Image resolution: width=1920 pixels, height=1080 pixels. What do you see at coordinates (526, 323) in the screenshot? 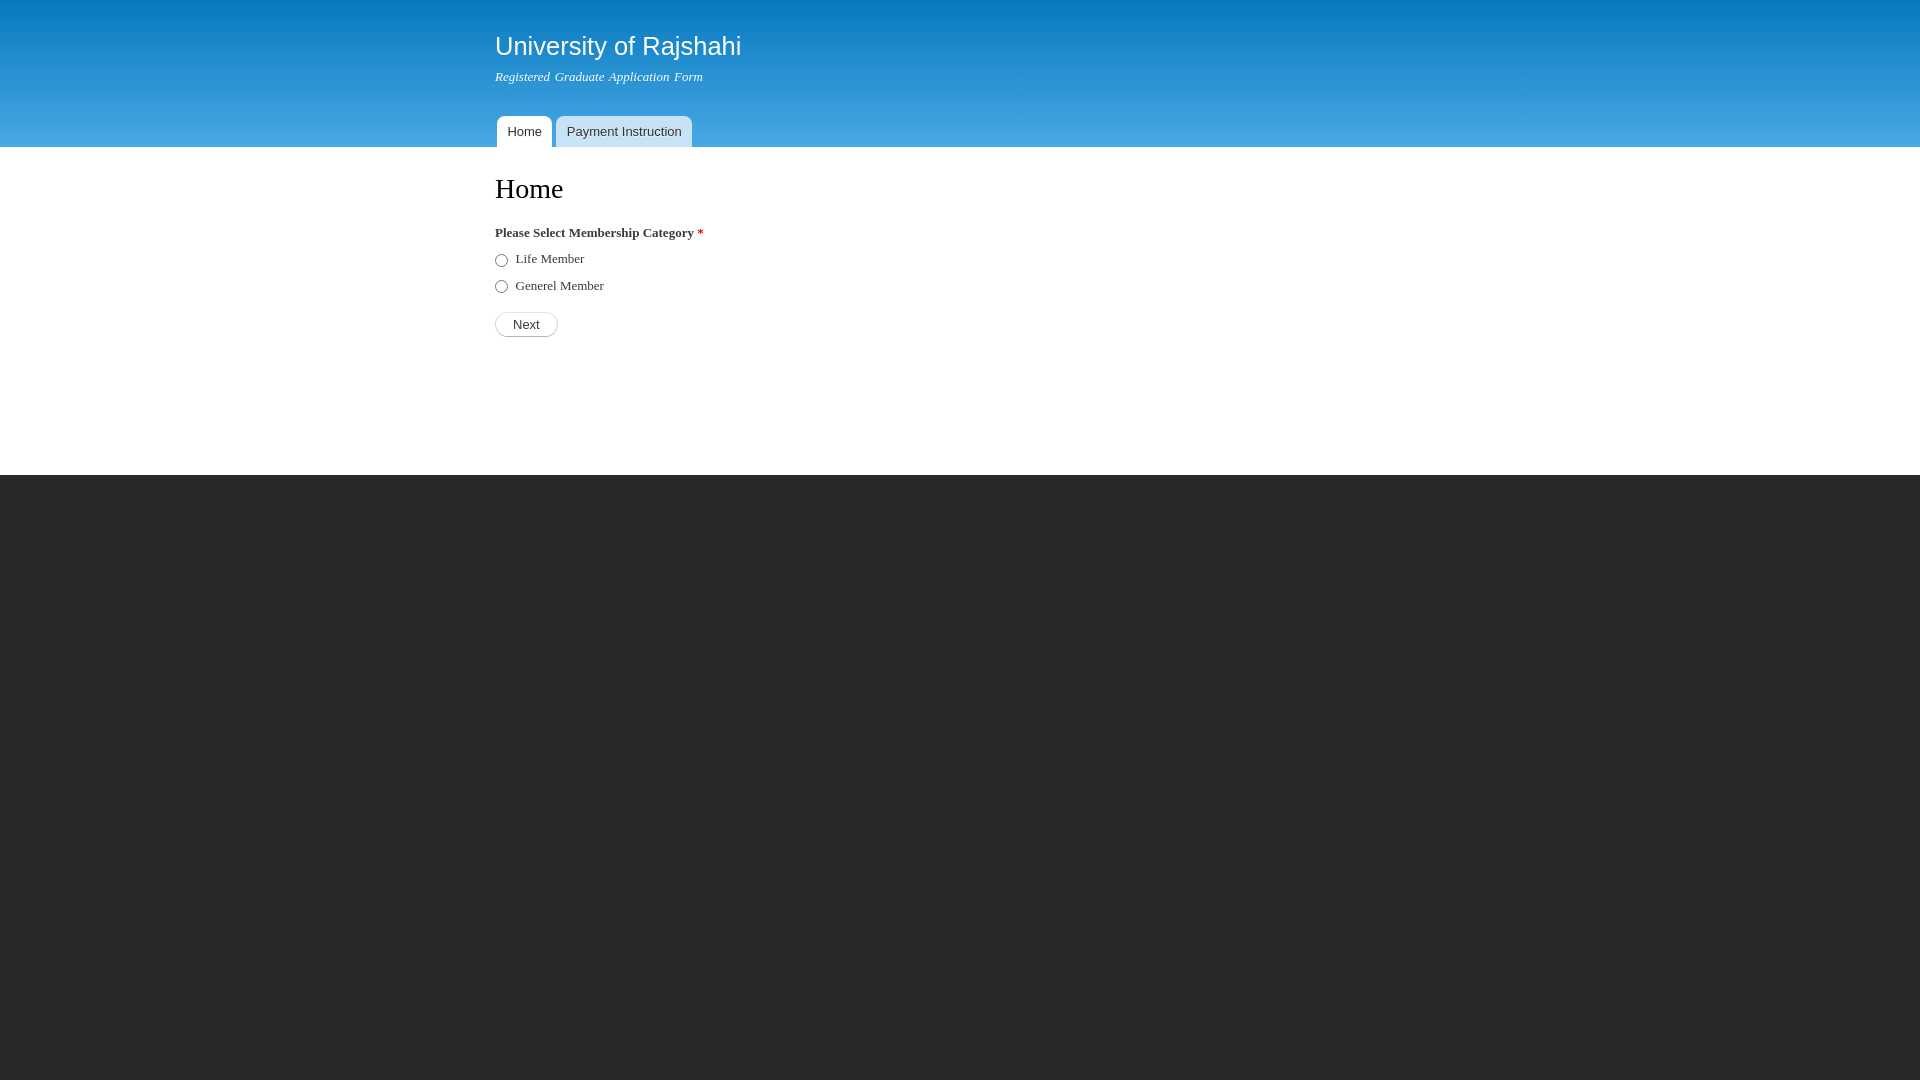
I see `'Next'` at bounding box center [526, 323].